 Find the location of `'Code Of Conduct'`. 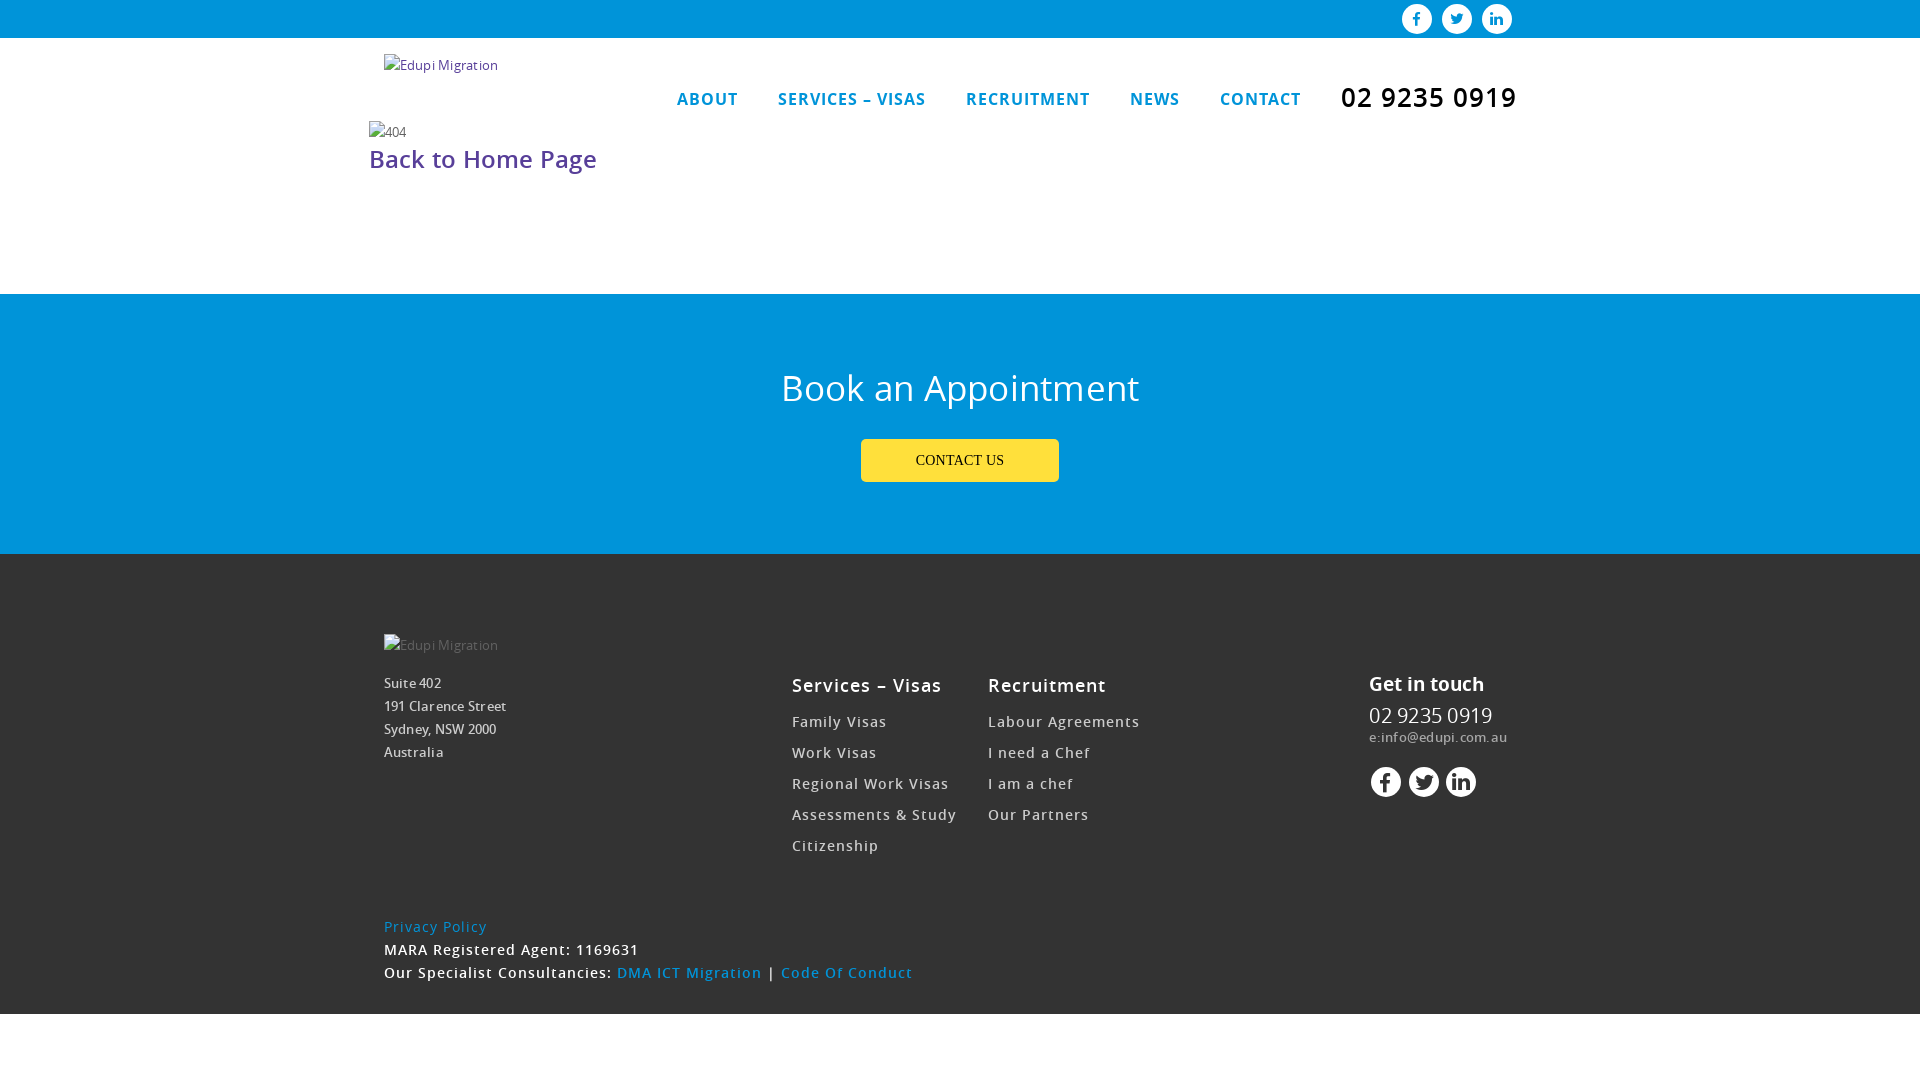

'Code Of Conduct' is located at coordinates (845, 971).